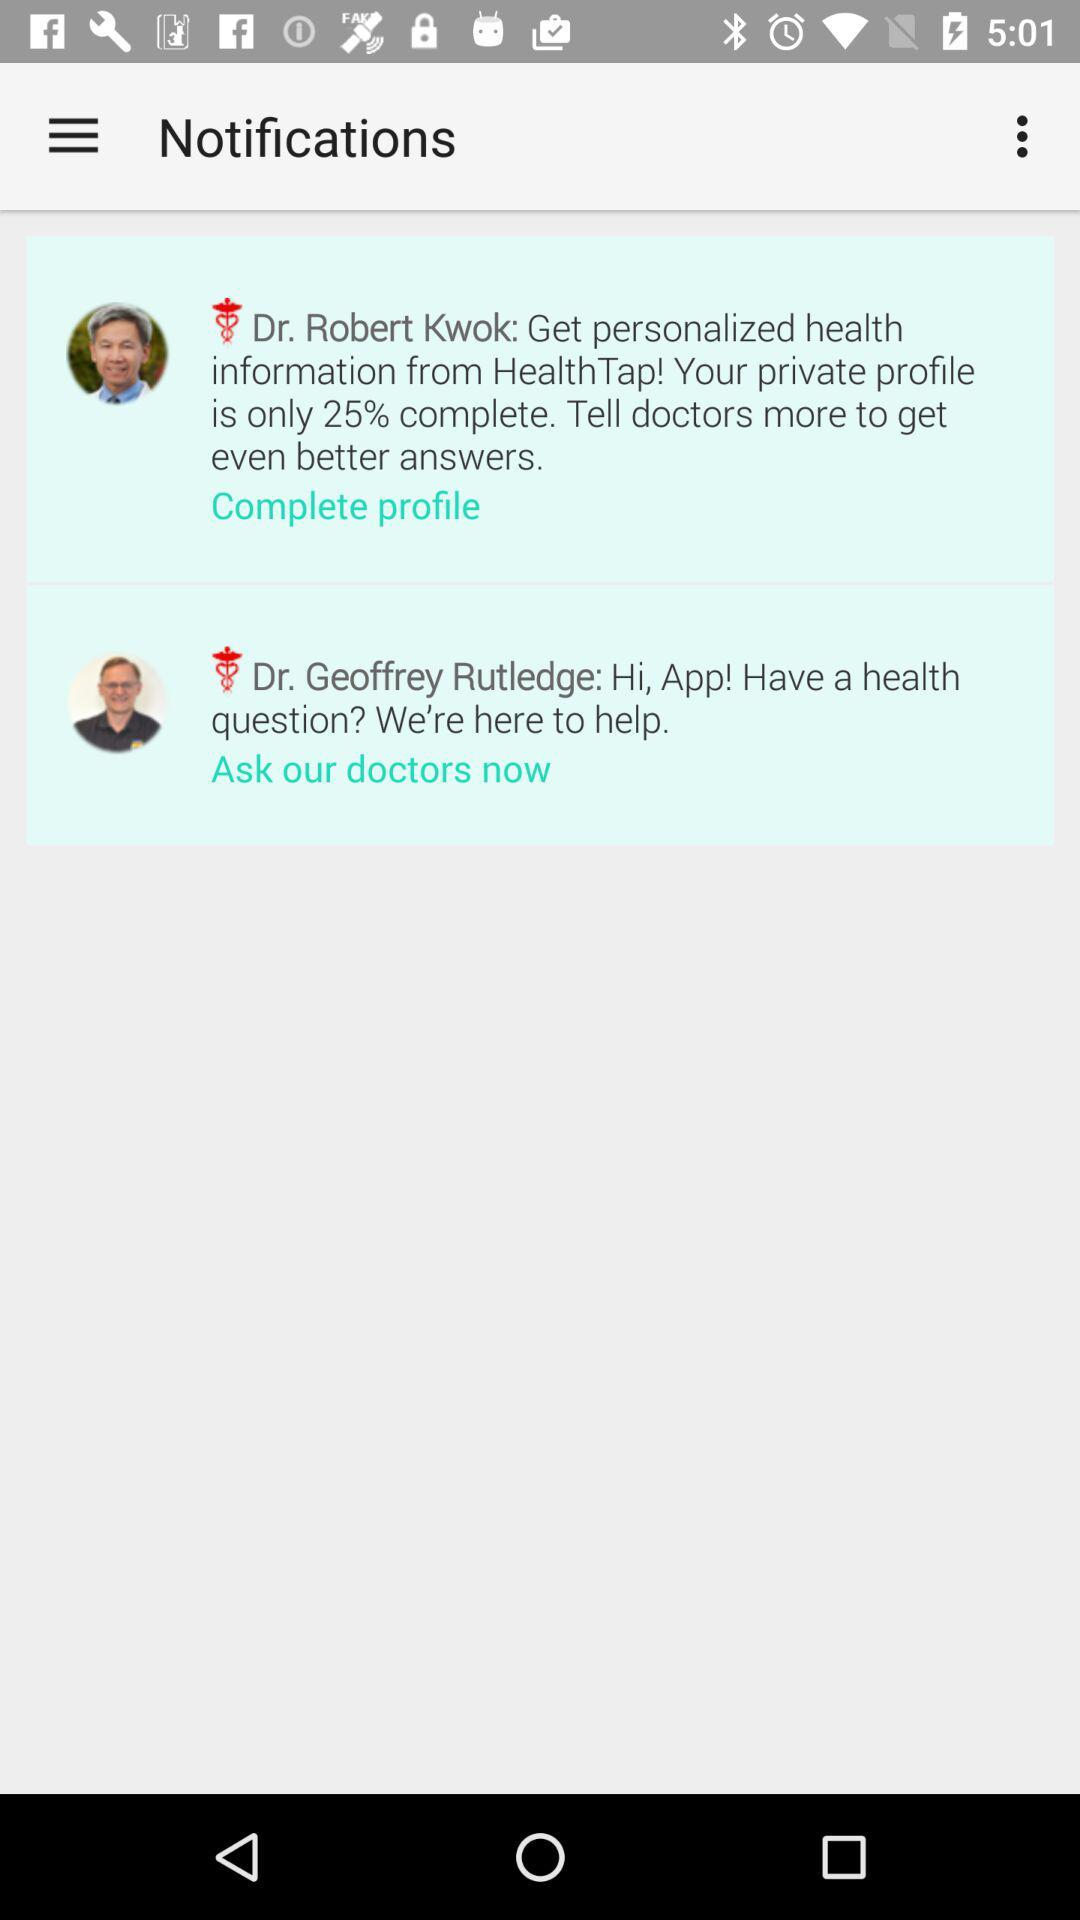 The image size is (1080, 1920). What do you see at coordinates (72, 135) in the screenshot?
I see `item to the left of the notifications app` at bounding box center [72, 135].